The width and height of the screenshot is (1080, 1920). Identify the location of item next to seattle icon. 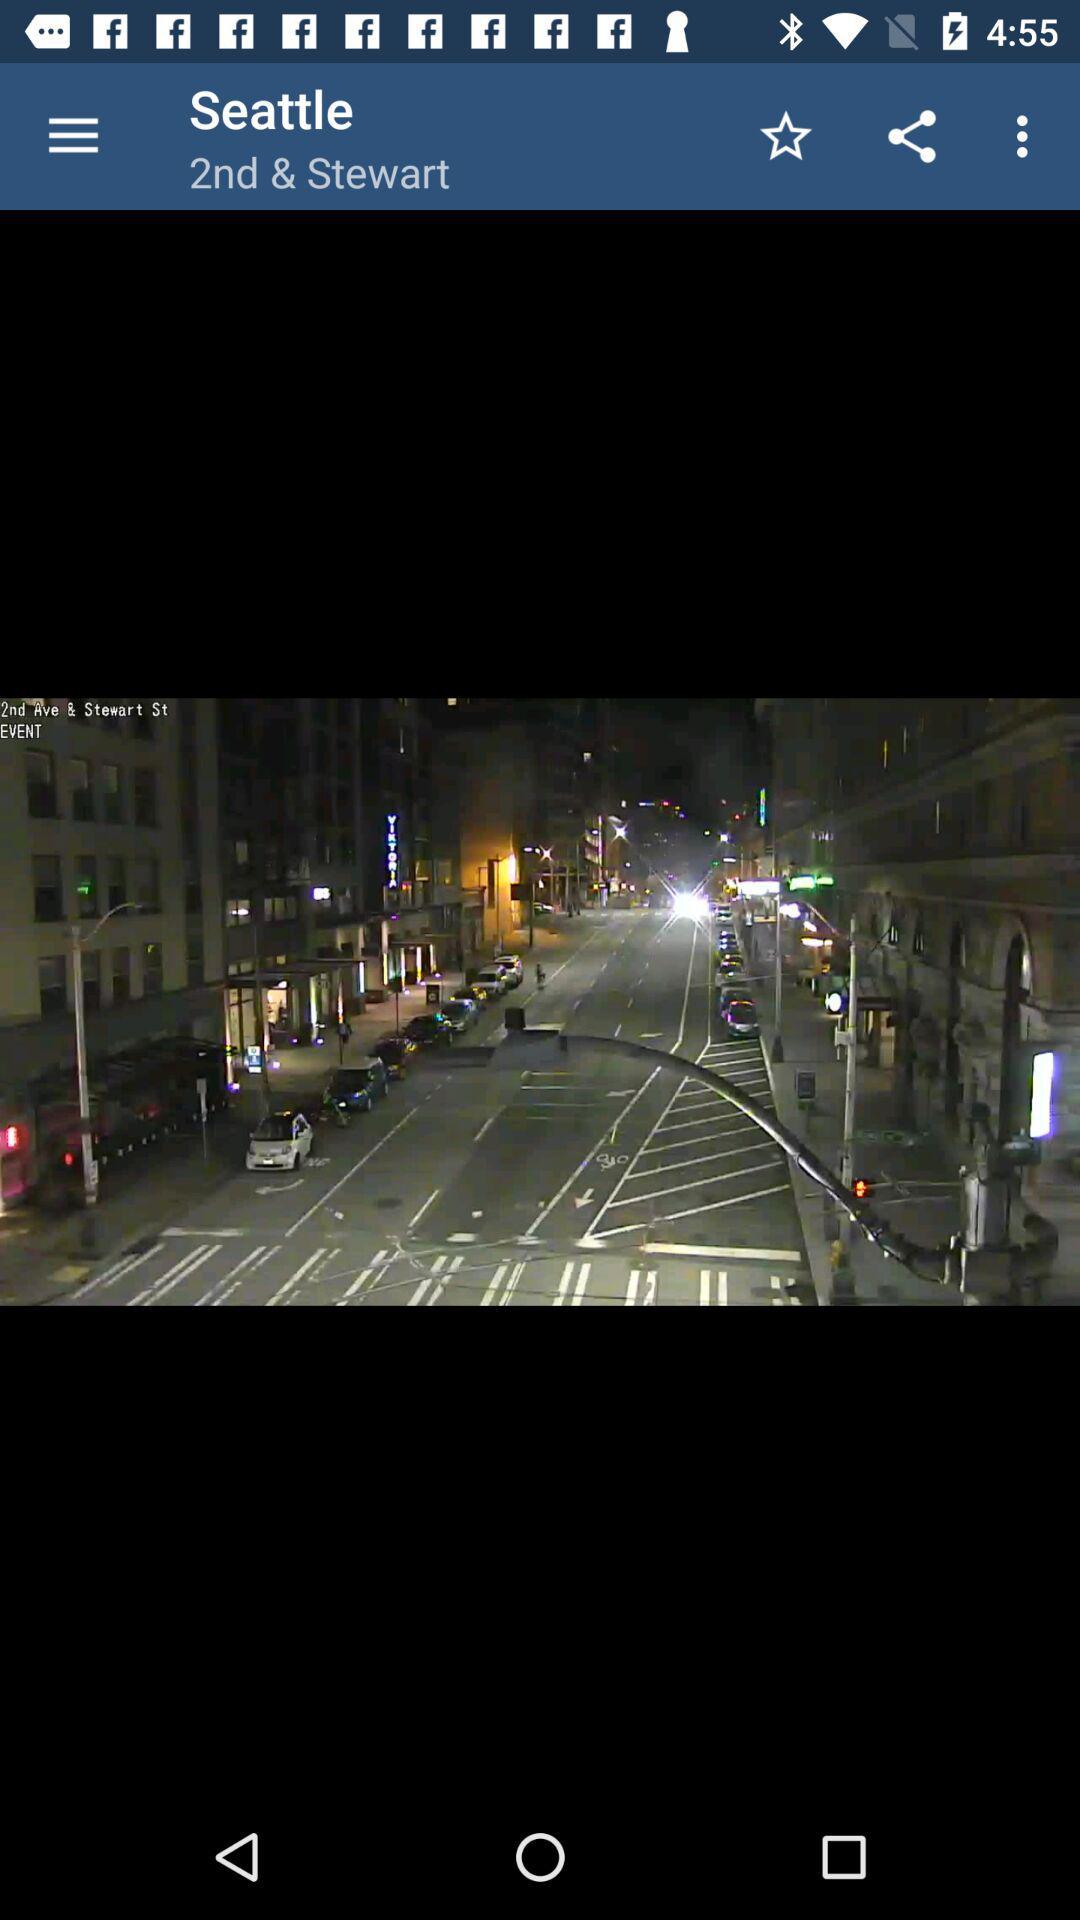
(72, 135).